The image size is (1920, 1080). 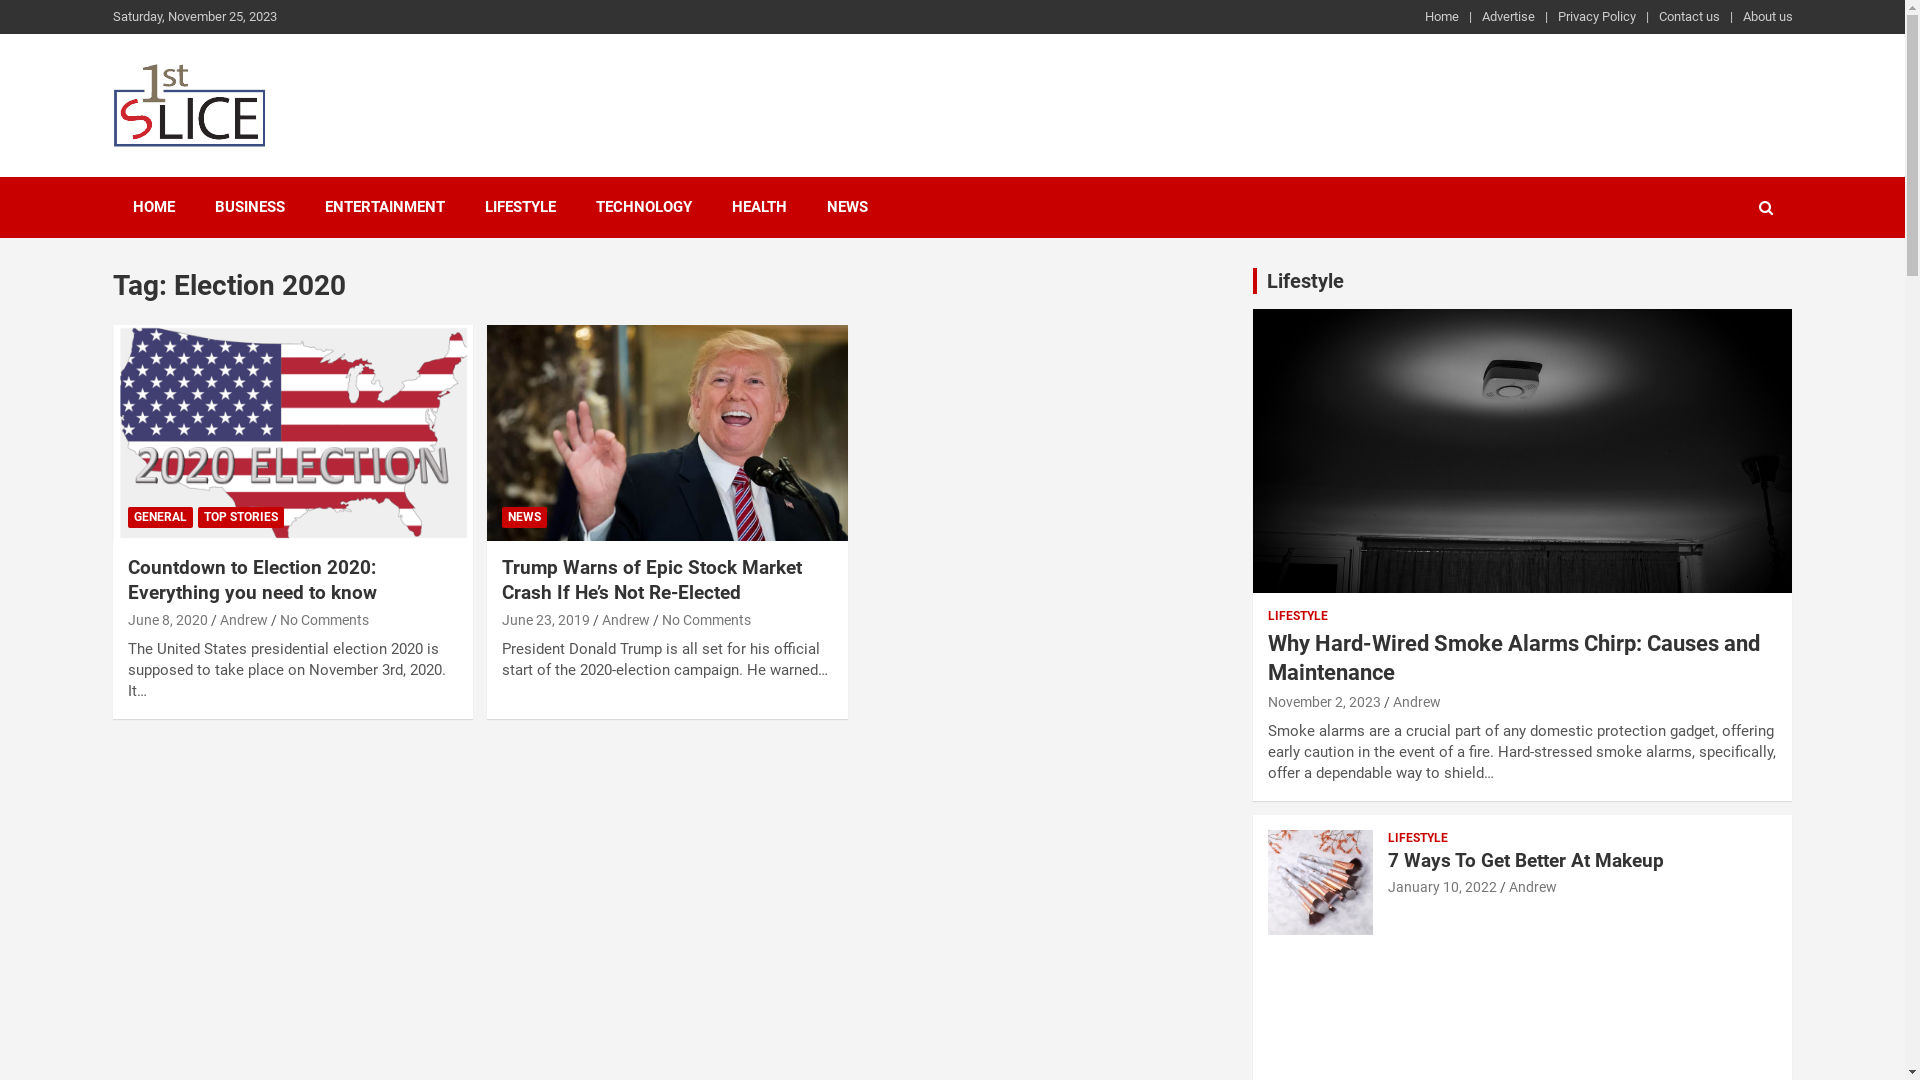 I want to click on '7 Ways To Get Better At Makeup', so click(x=1525, y=859).